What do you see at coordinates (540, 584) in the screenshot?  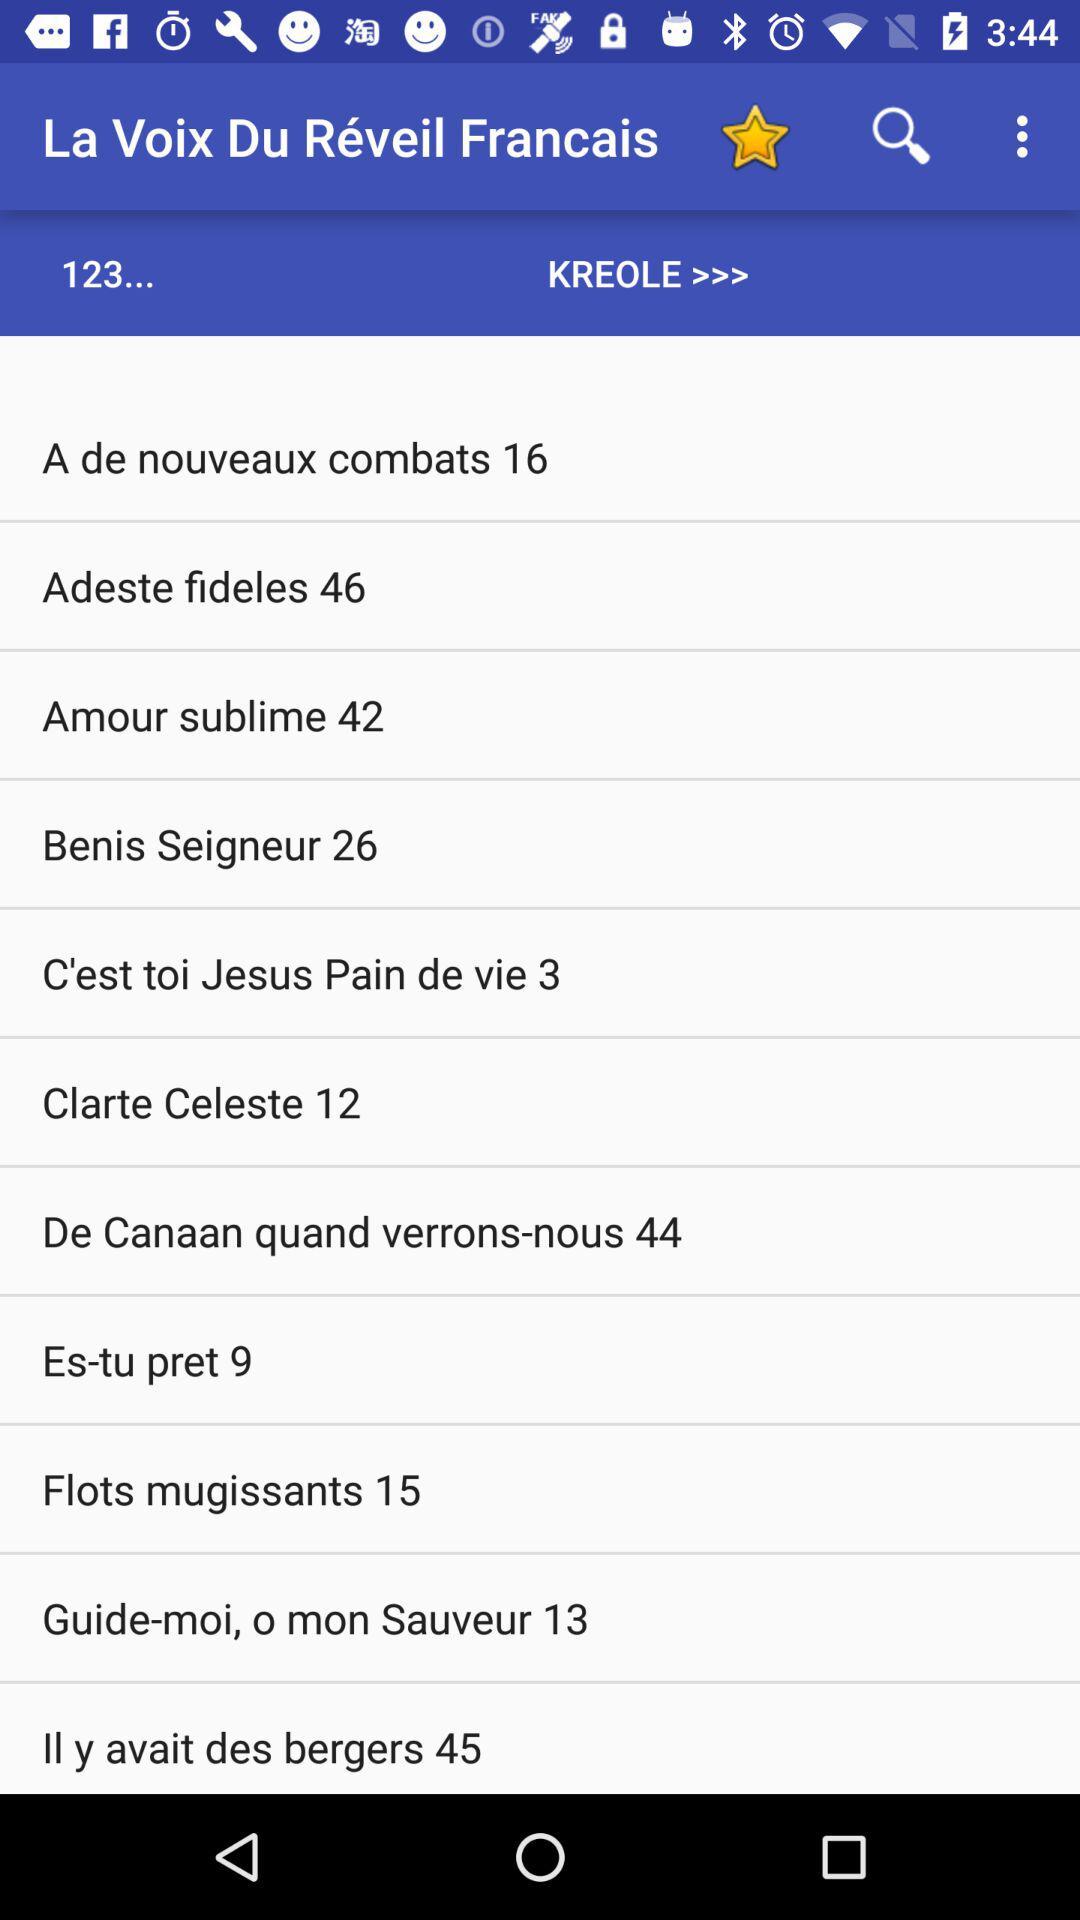 I see `the item above the amour sublime 42 icon` at bounding box center [540, 584].